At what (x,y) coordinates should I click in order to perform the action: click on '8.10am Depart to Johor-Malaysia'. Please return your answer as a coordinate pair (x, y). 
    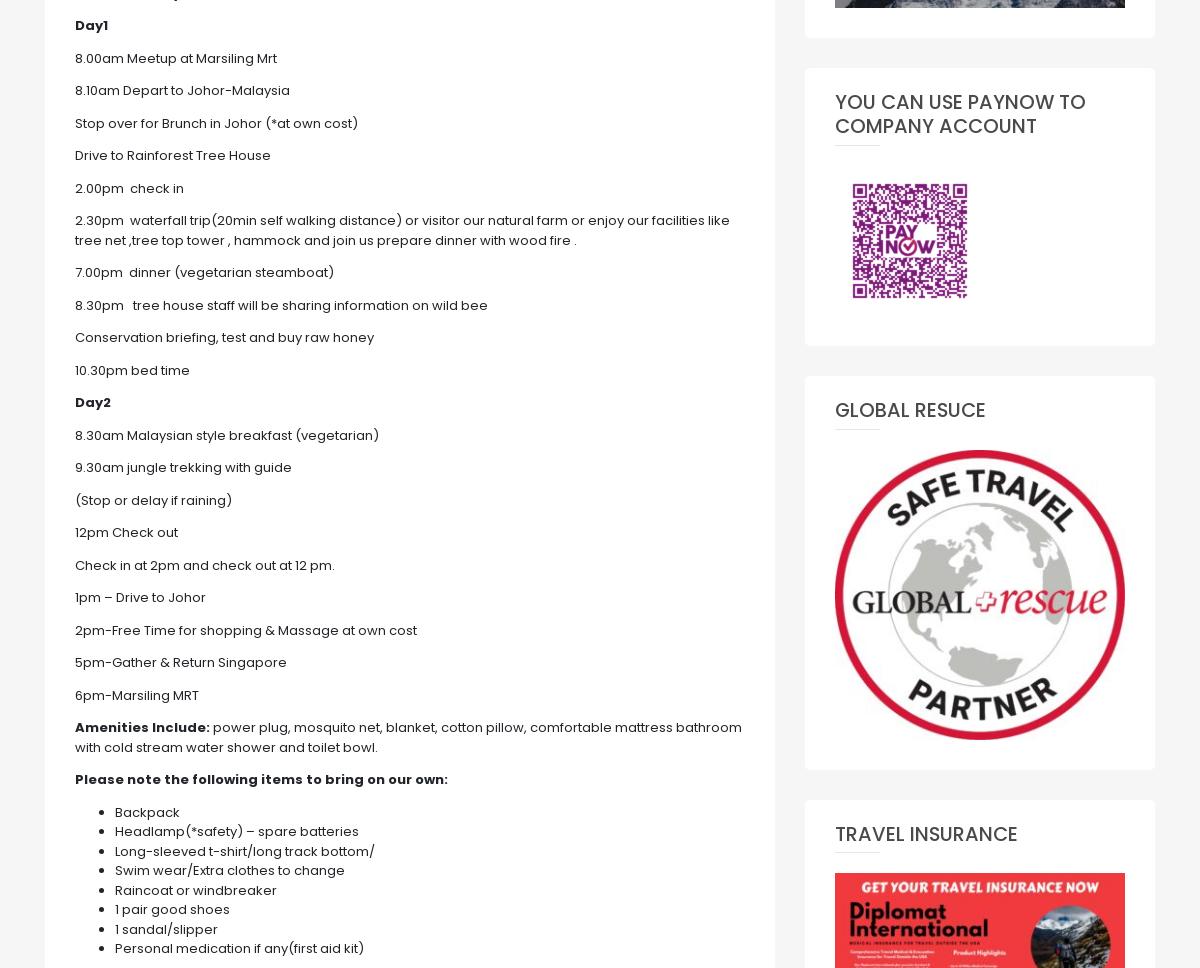
    Looking at the image, I should click on (75, 90).